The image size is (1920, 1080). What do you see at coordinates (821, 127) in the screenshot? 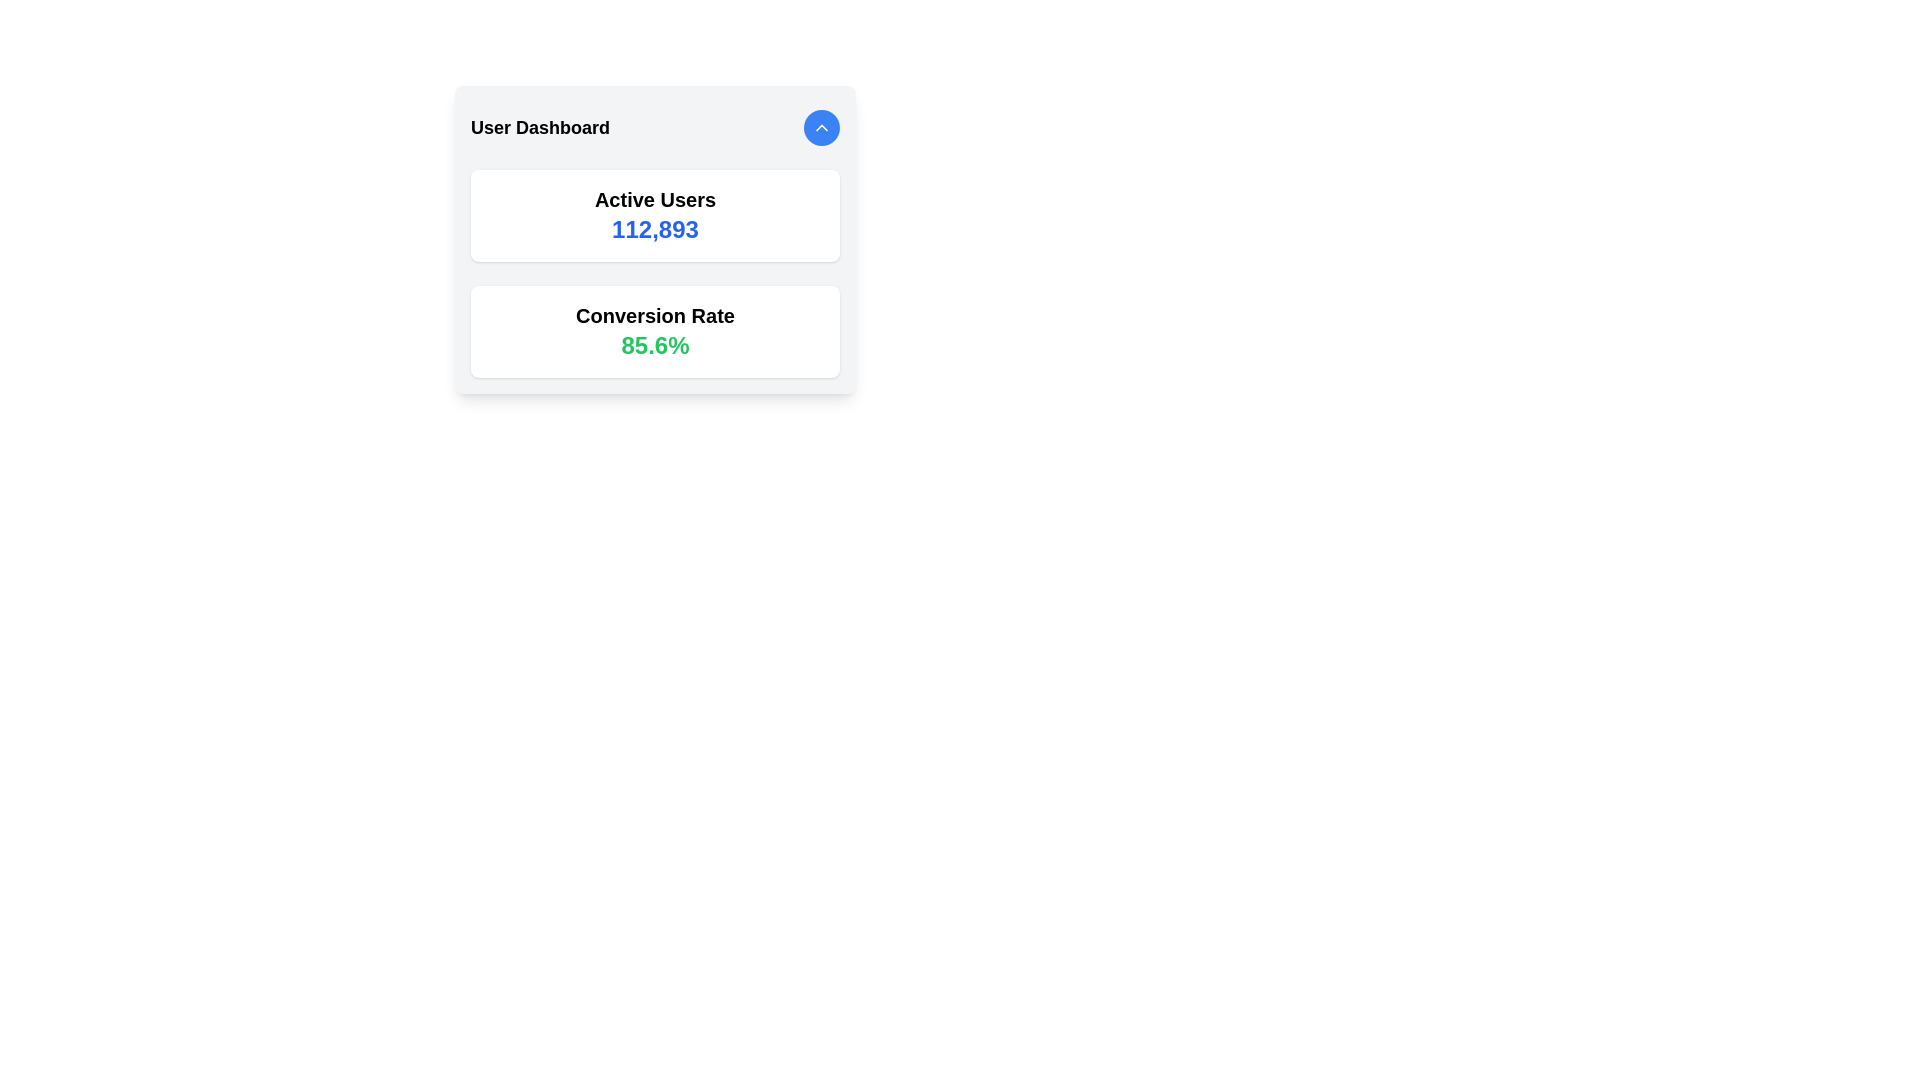
I see `the chevron icon within the circular button located in the top-right corner of the 'User Dashboard' widget` at bounding box center [821, 127].